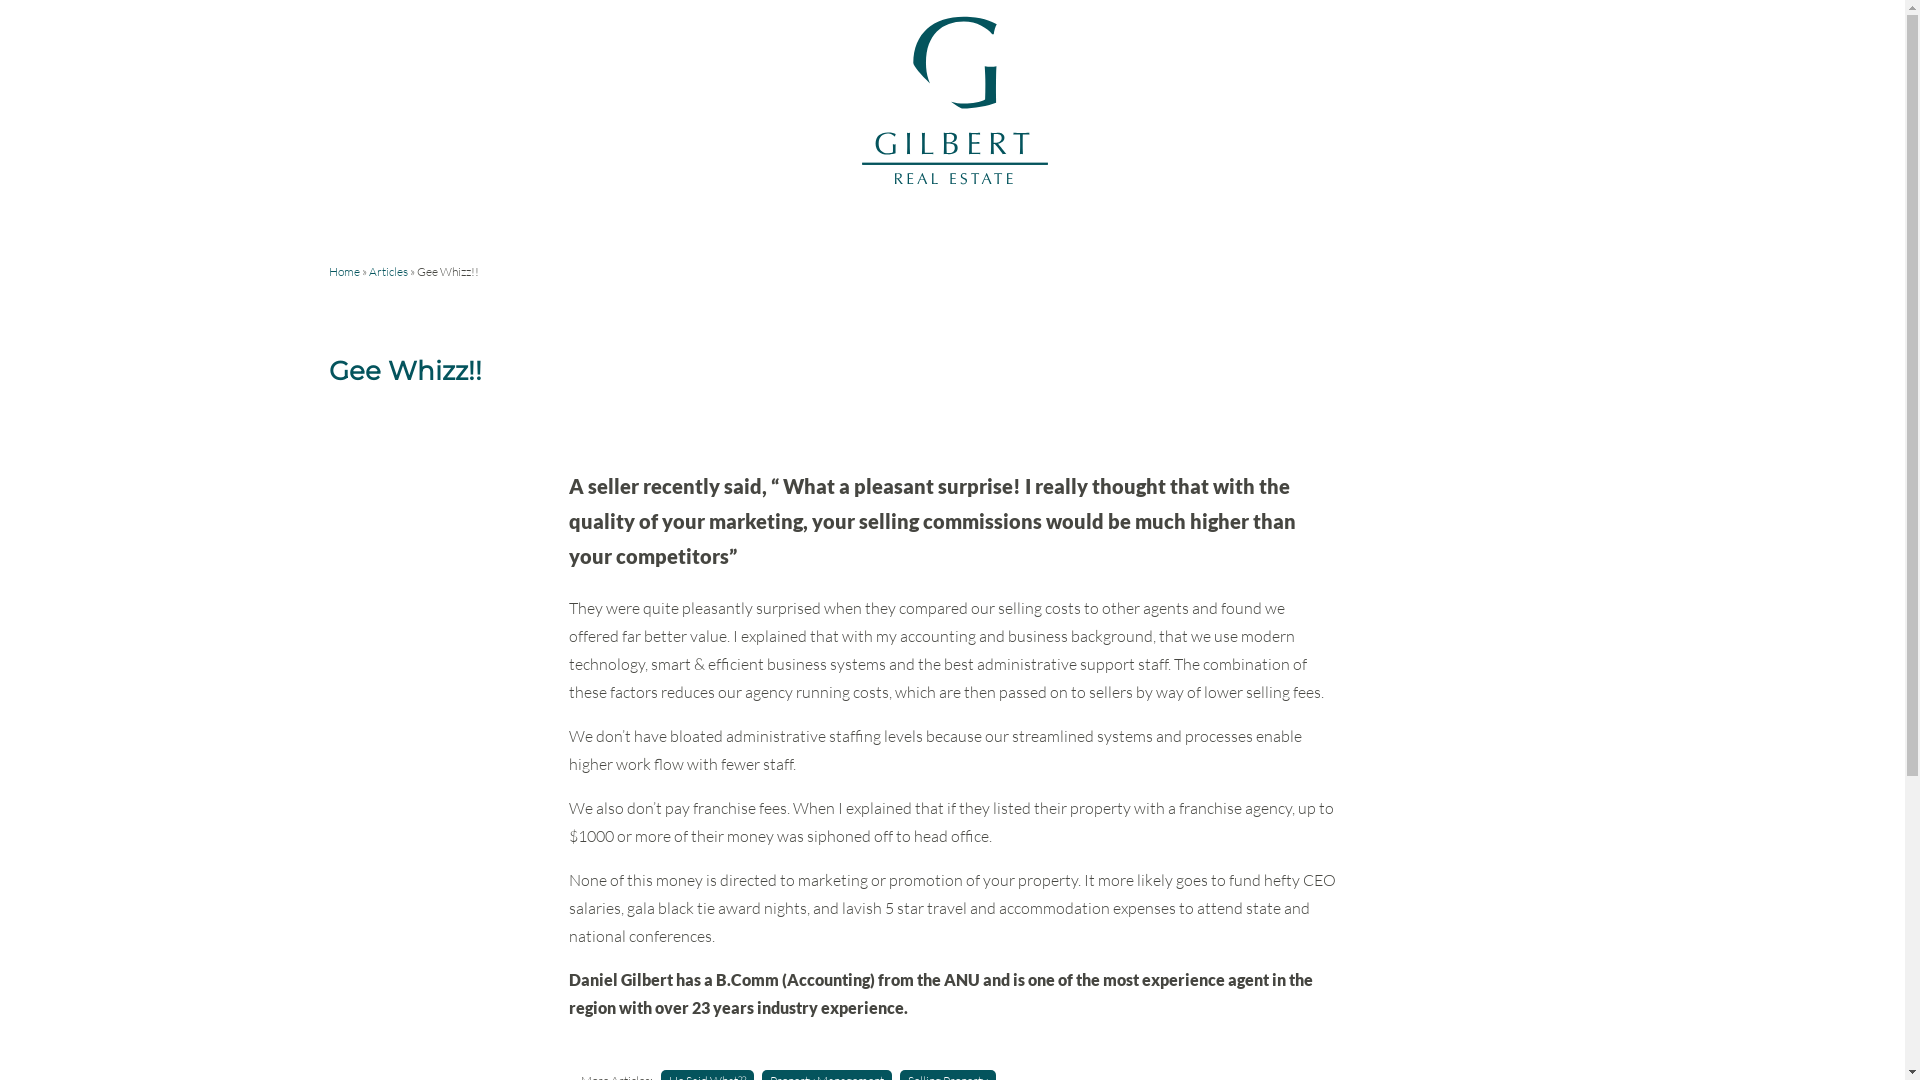 This screenshot has width=1920, height=1080. I want to click on 'Gilbert Real Estate', so click(950, 181).